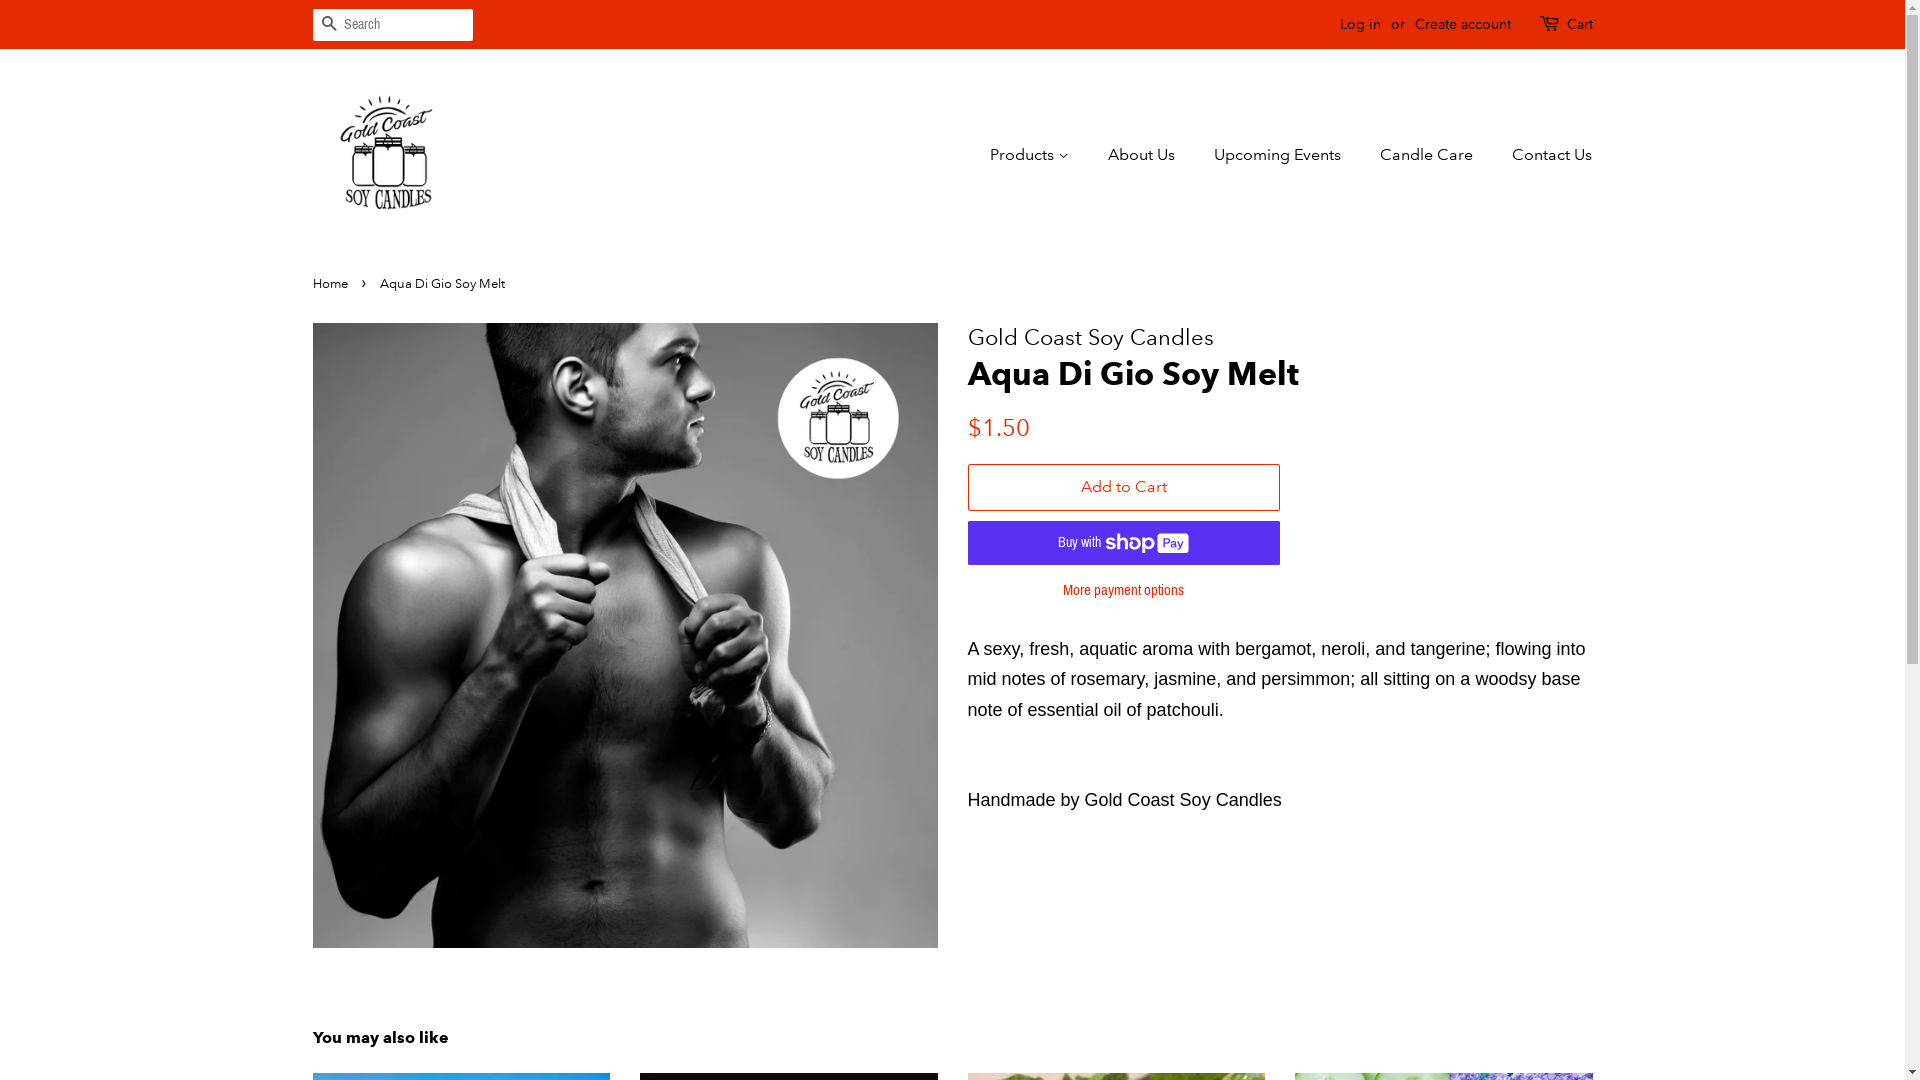 The height and width of the screenshot is (1080, 1920). I want to click on 'Add to Cart', so click(1124, 487).